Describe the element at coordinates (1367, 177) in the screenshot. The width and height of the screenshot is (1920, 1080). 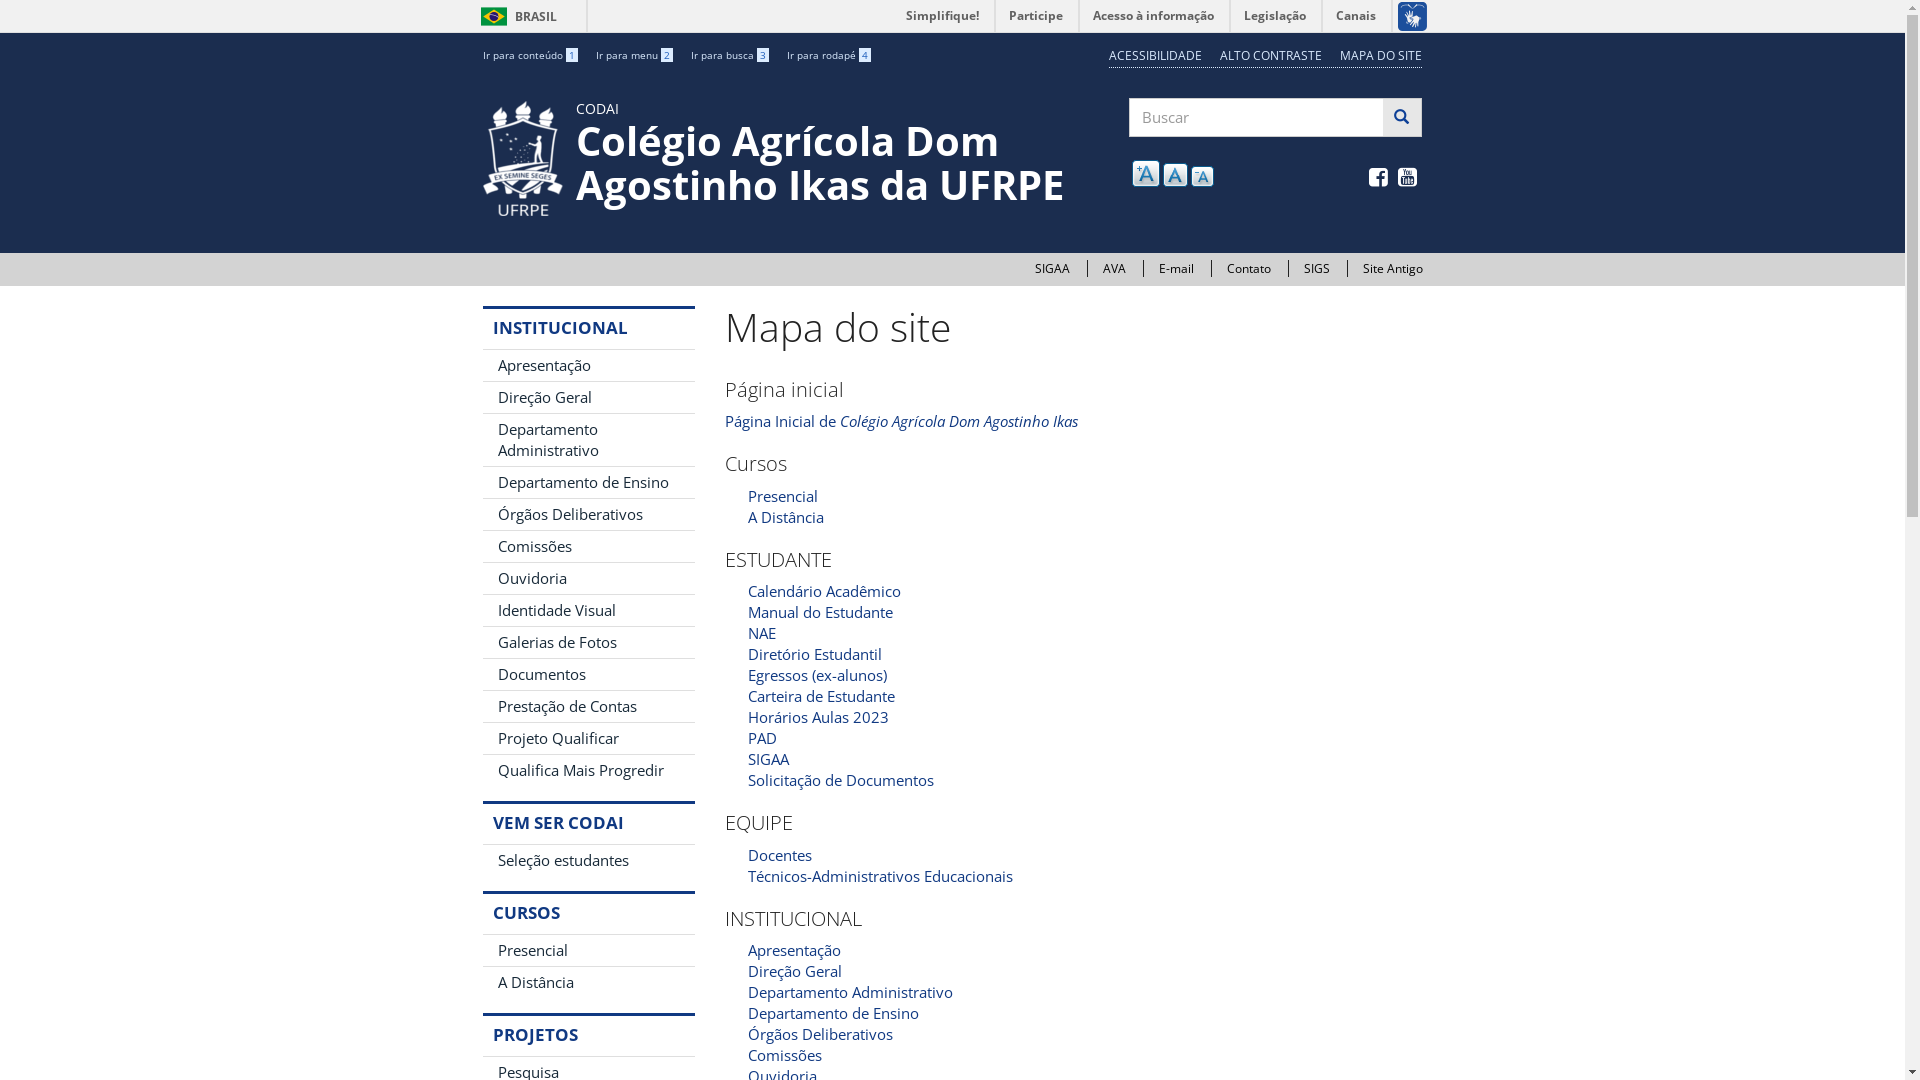
I see `' '` at that location.